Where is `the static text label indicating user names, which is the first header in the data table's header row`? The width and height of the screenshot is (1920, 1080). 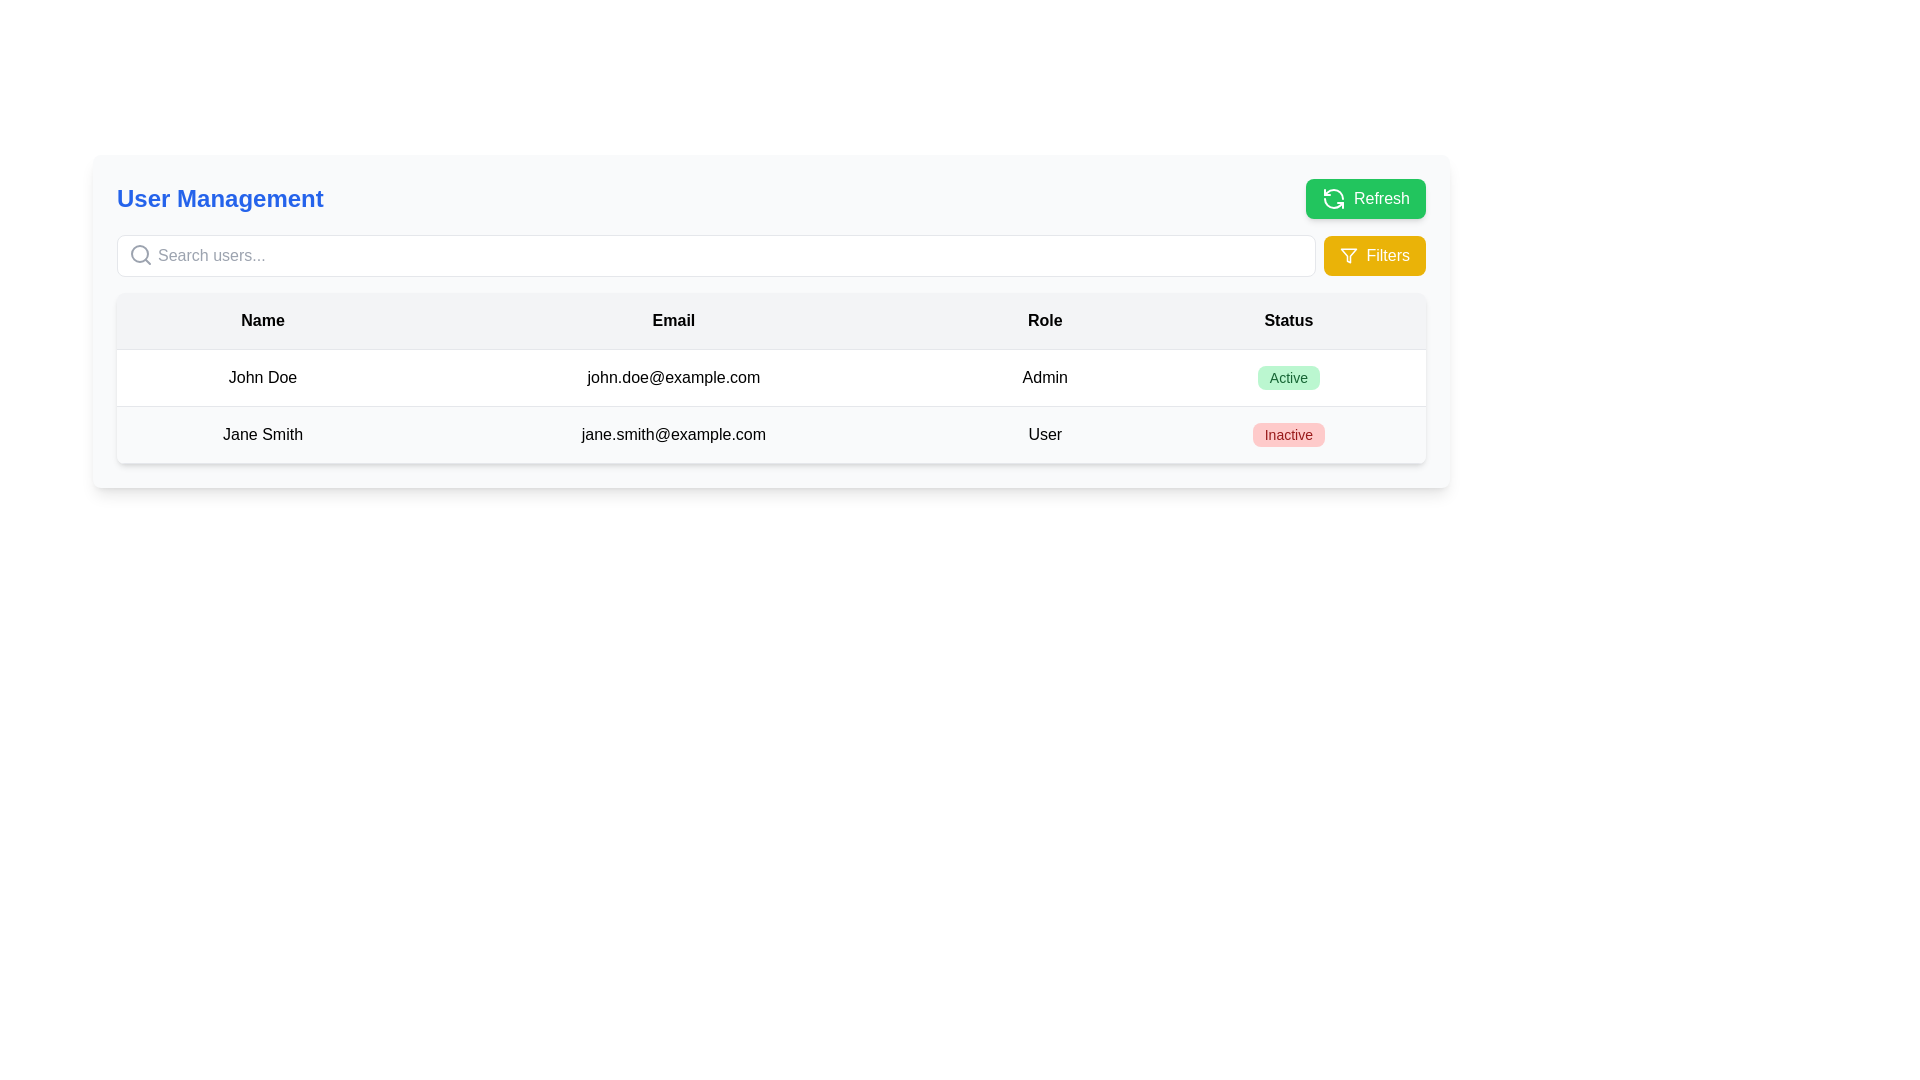 the static text label indicating user names, which is the first header in the data table's header row is located at coordinates (262, 320).